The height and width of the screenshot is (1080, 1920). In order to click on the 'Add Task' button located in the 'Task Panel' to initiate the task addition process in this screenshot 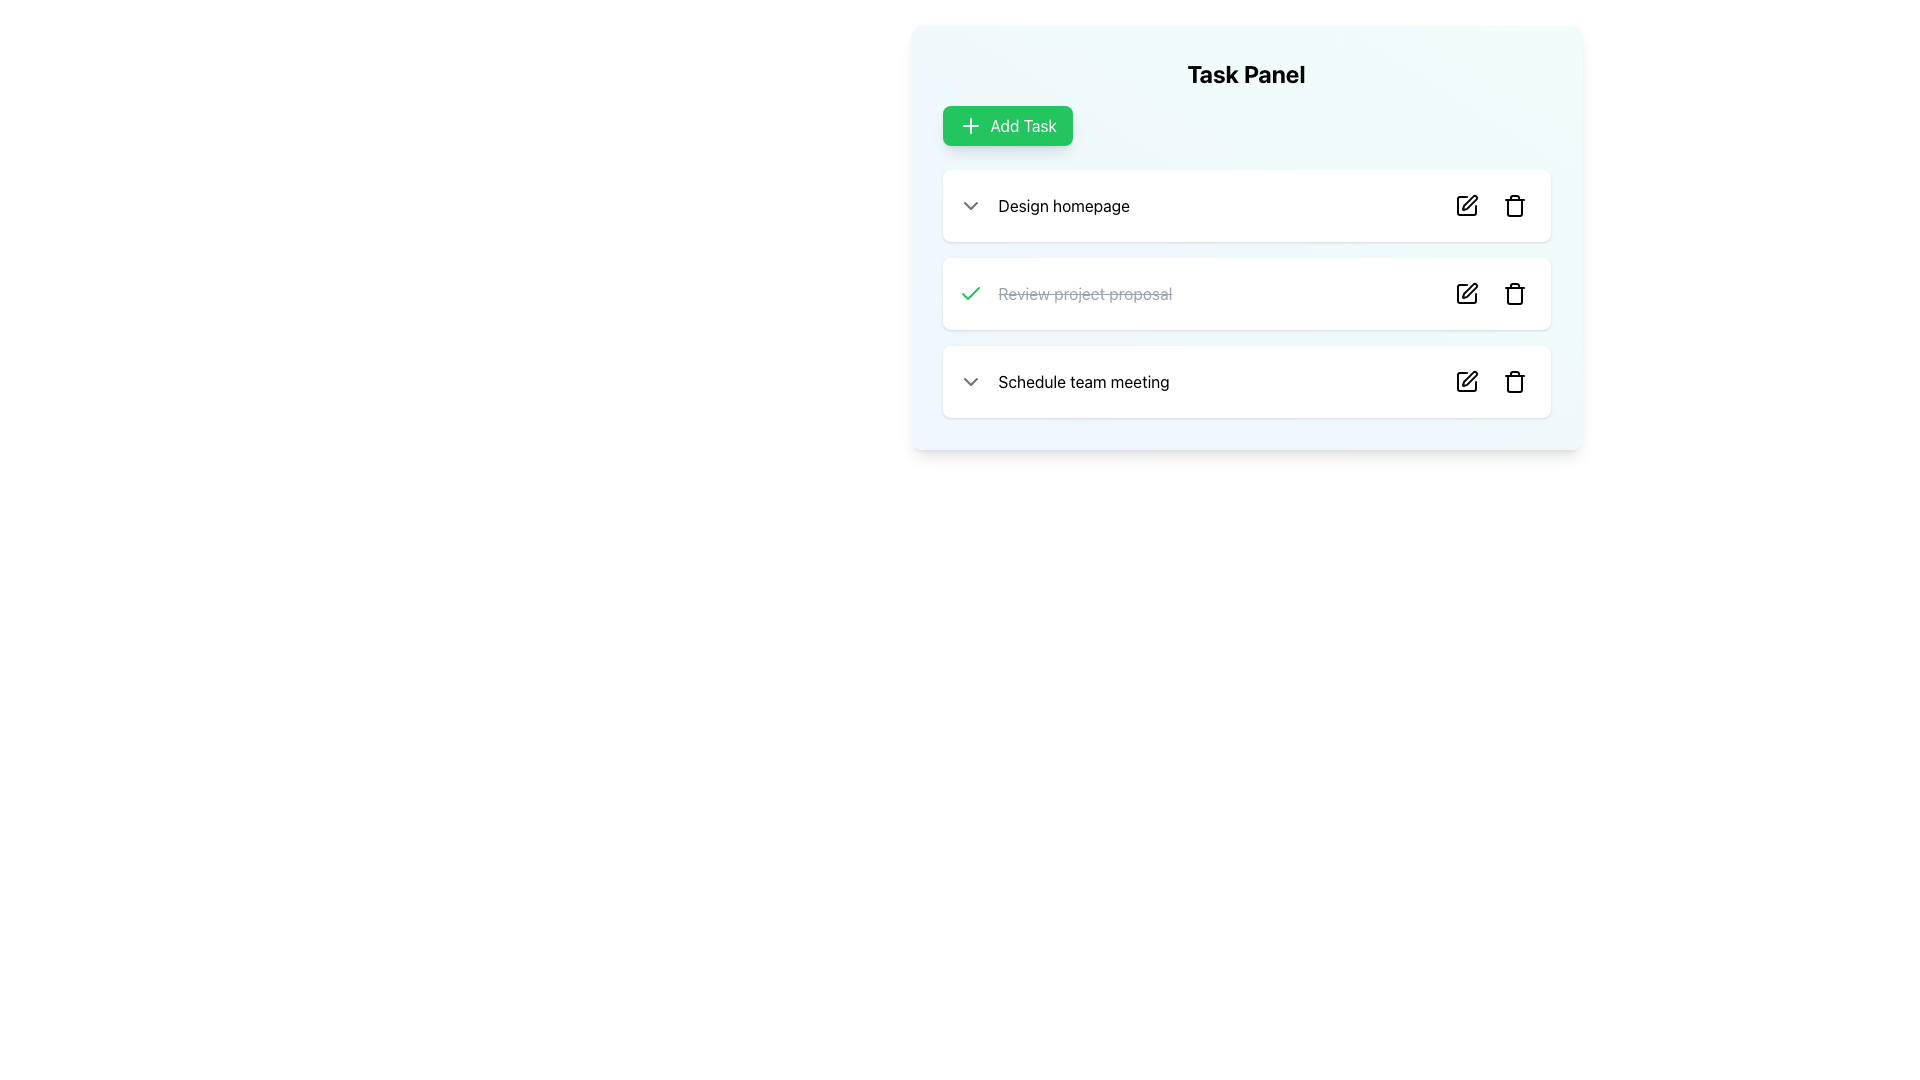, I will do `click(1007, 126)`.